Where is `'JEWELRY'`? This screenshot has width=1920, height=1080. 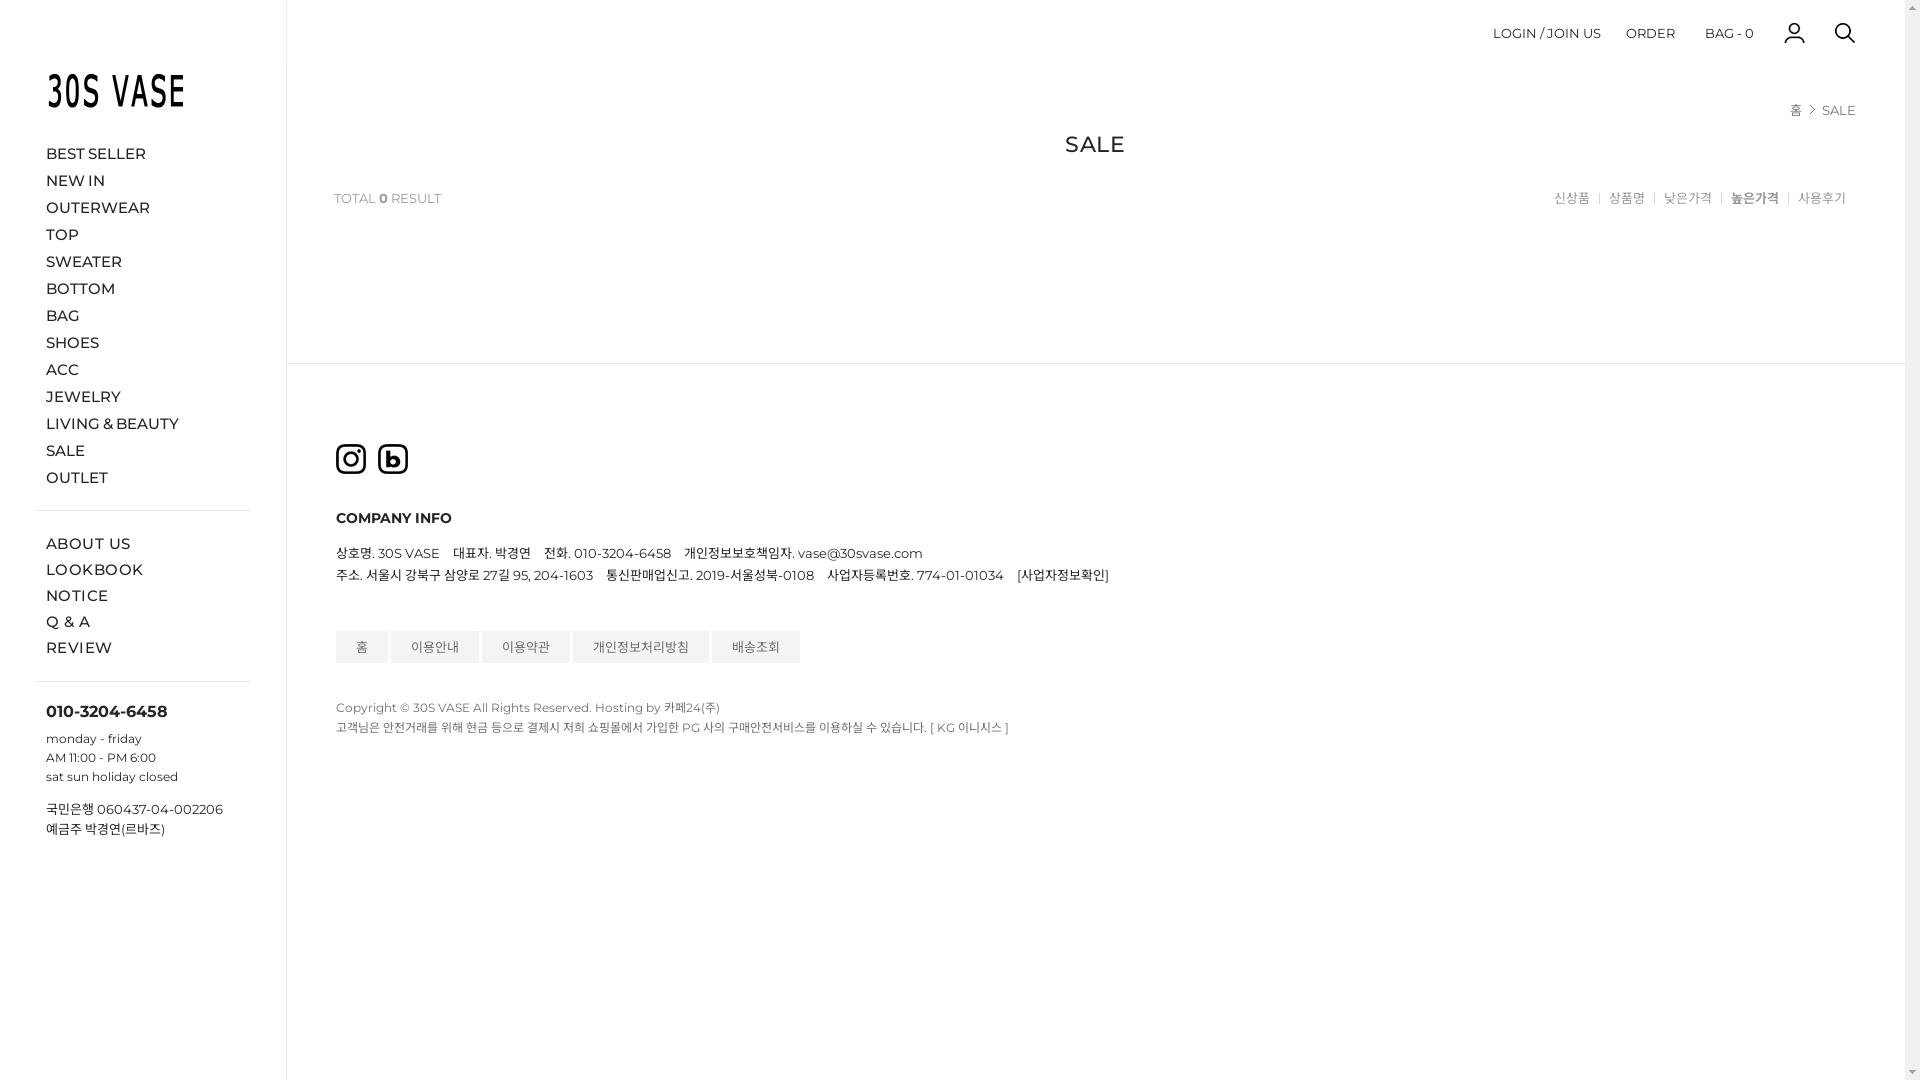 'JEWELRY' is located at coordinates (35, 395).